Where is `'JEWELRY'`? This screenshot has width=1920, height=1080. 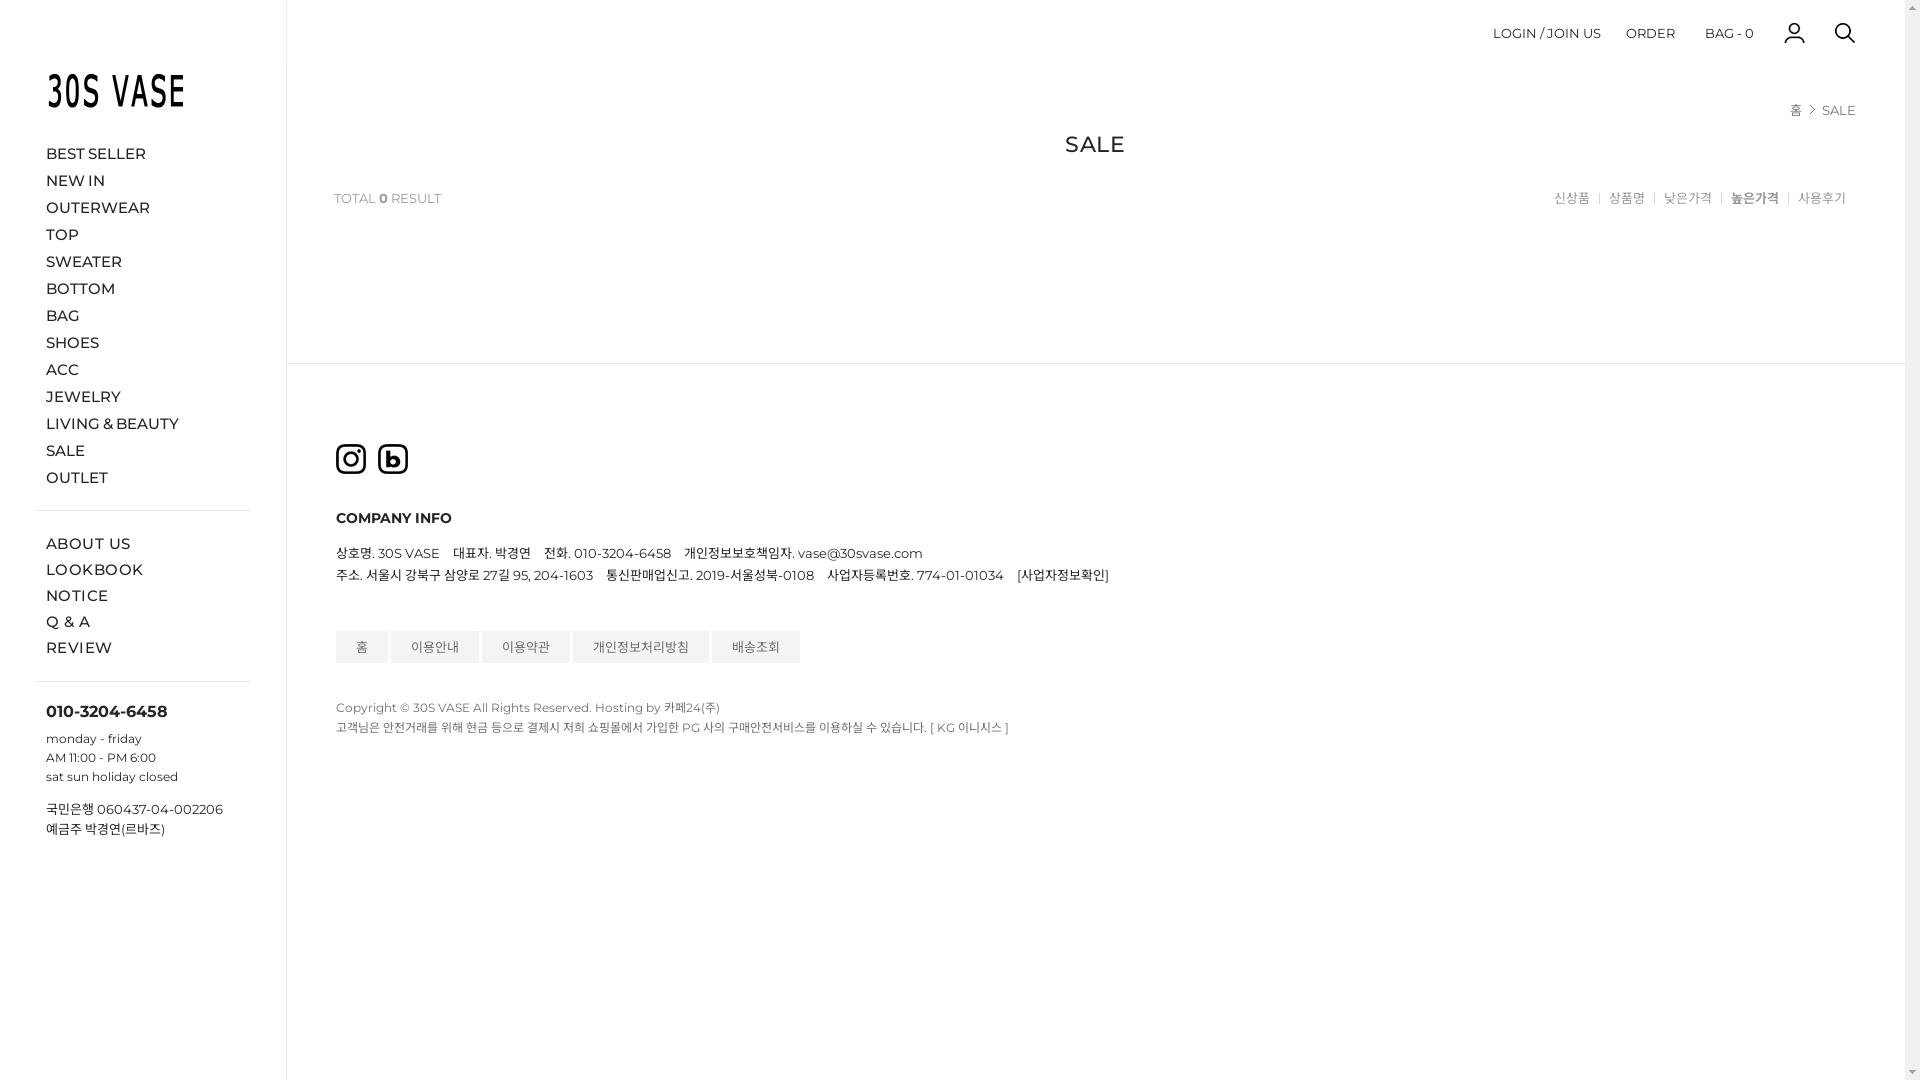 'JEWELRY' is located at coordinates (35, 395).